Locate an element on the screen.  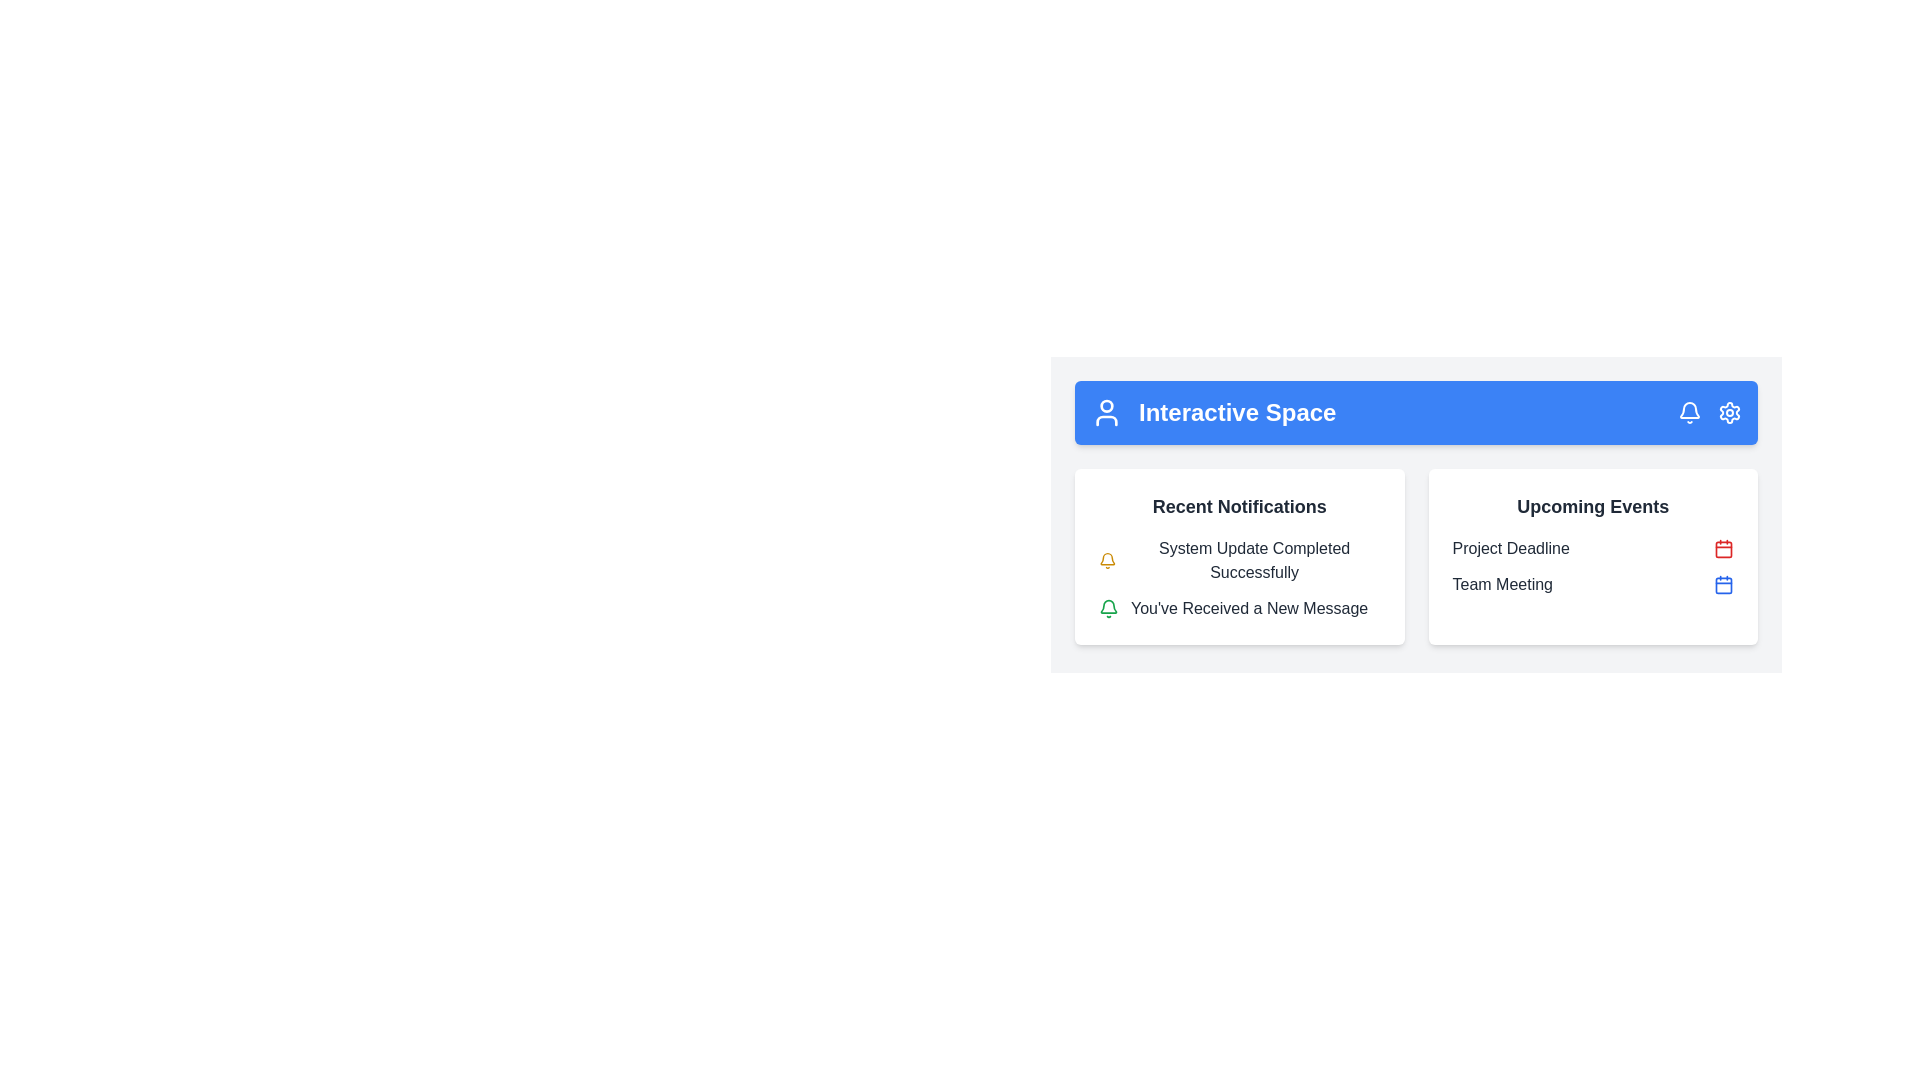
the yellow bell icon representing notifications, located to the left of the text 'System Update Completed Successfully' in the 'Recent Notifications' section is located at coordinates (1106, 560).